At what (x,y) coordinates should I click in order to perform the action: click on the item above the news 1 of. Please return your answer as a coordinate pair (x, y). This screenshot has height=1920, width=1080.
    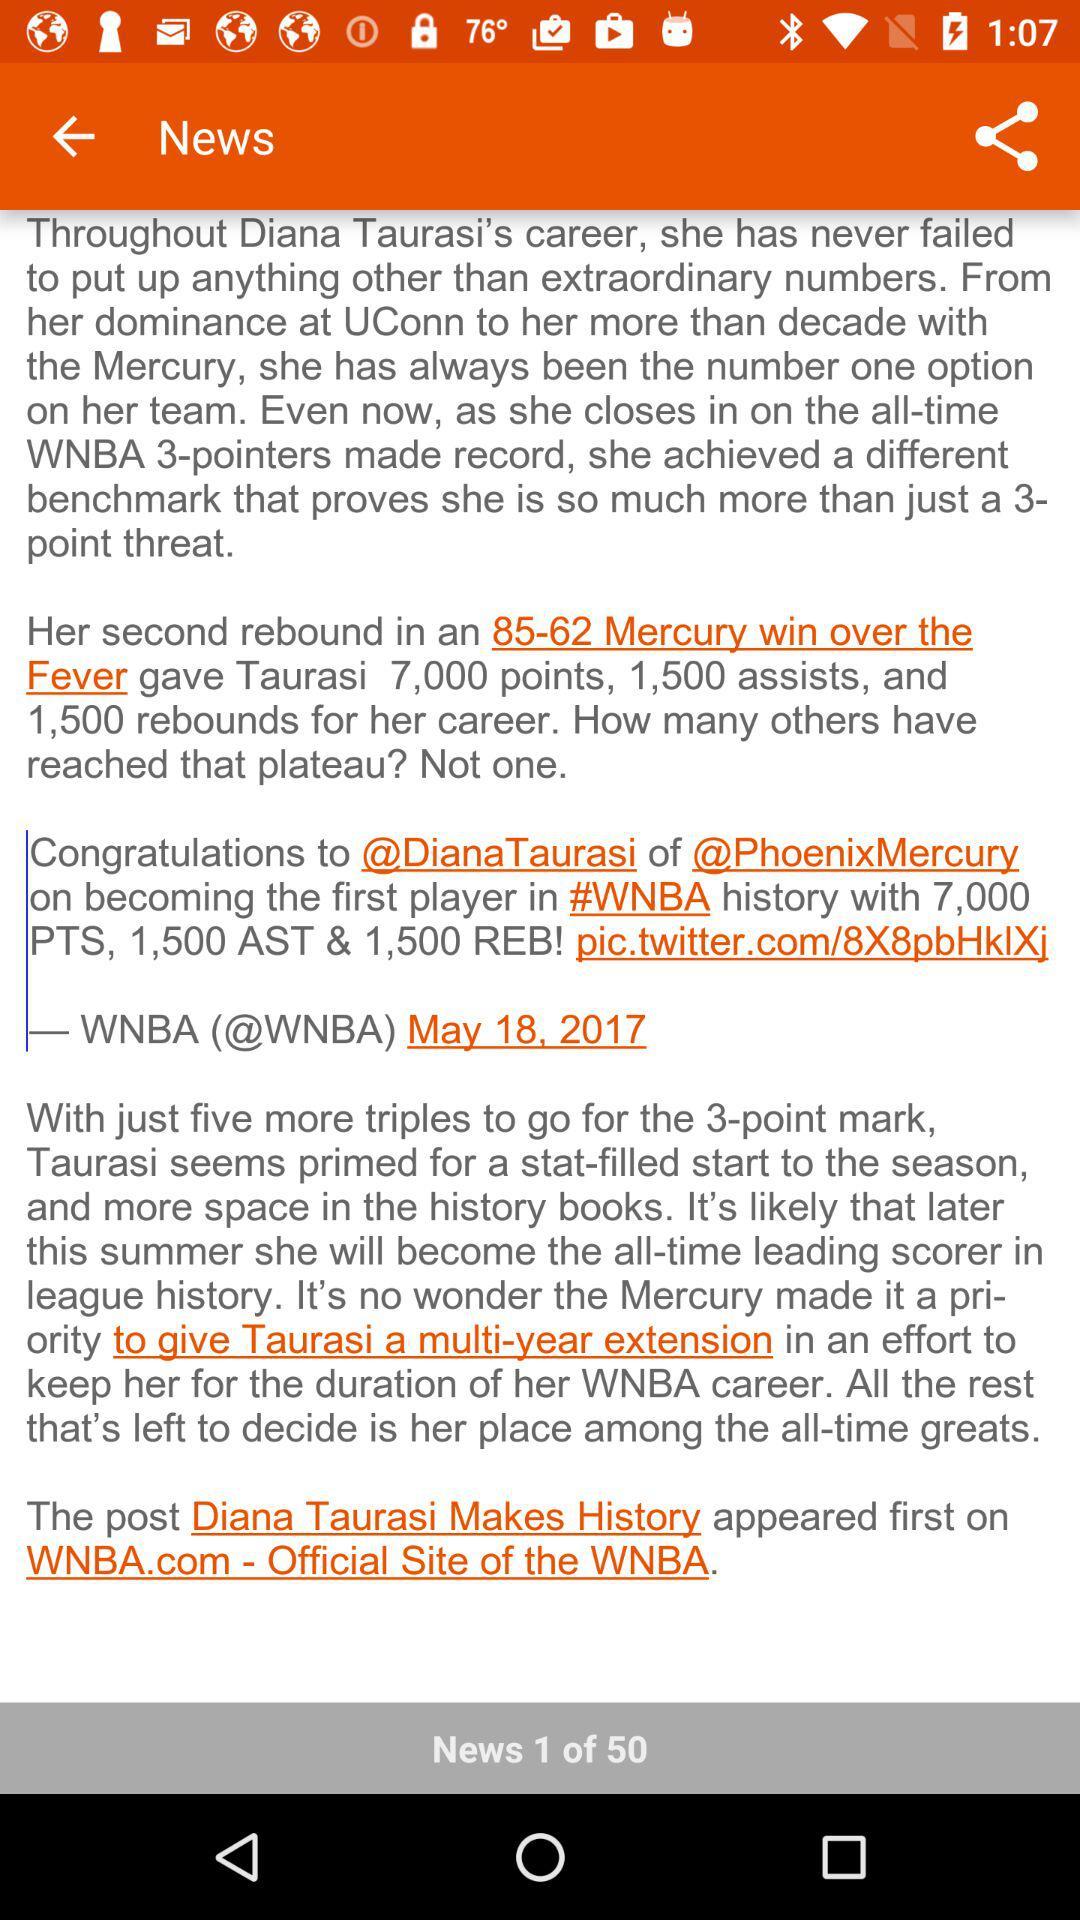
    Looking at the image, I should click on (540, 942).